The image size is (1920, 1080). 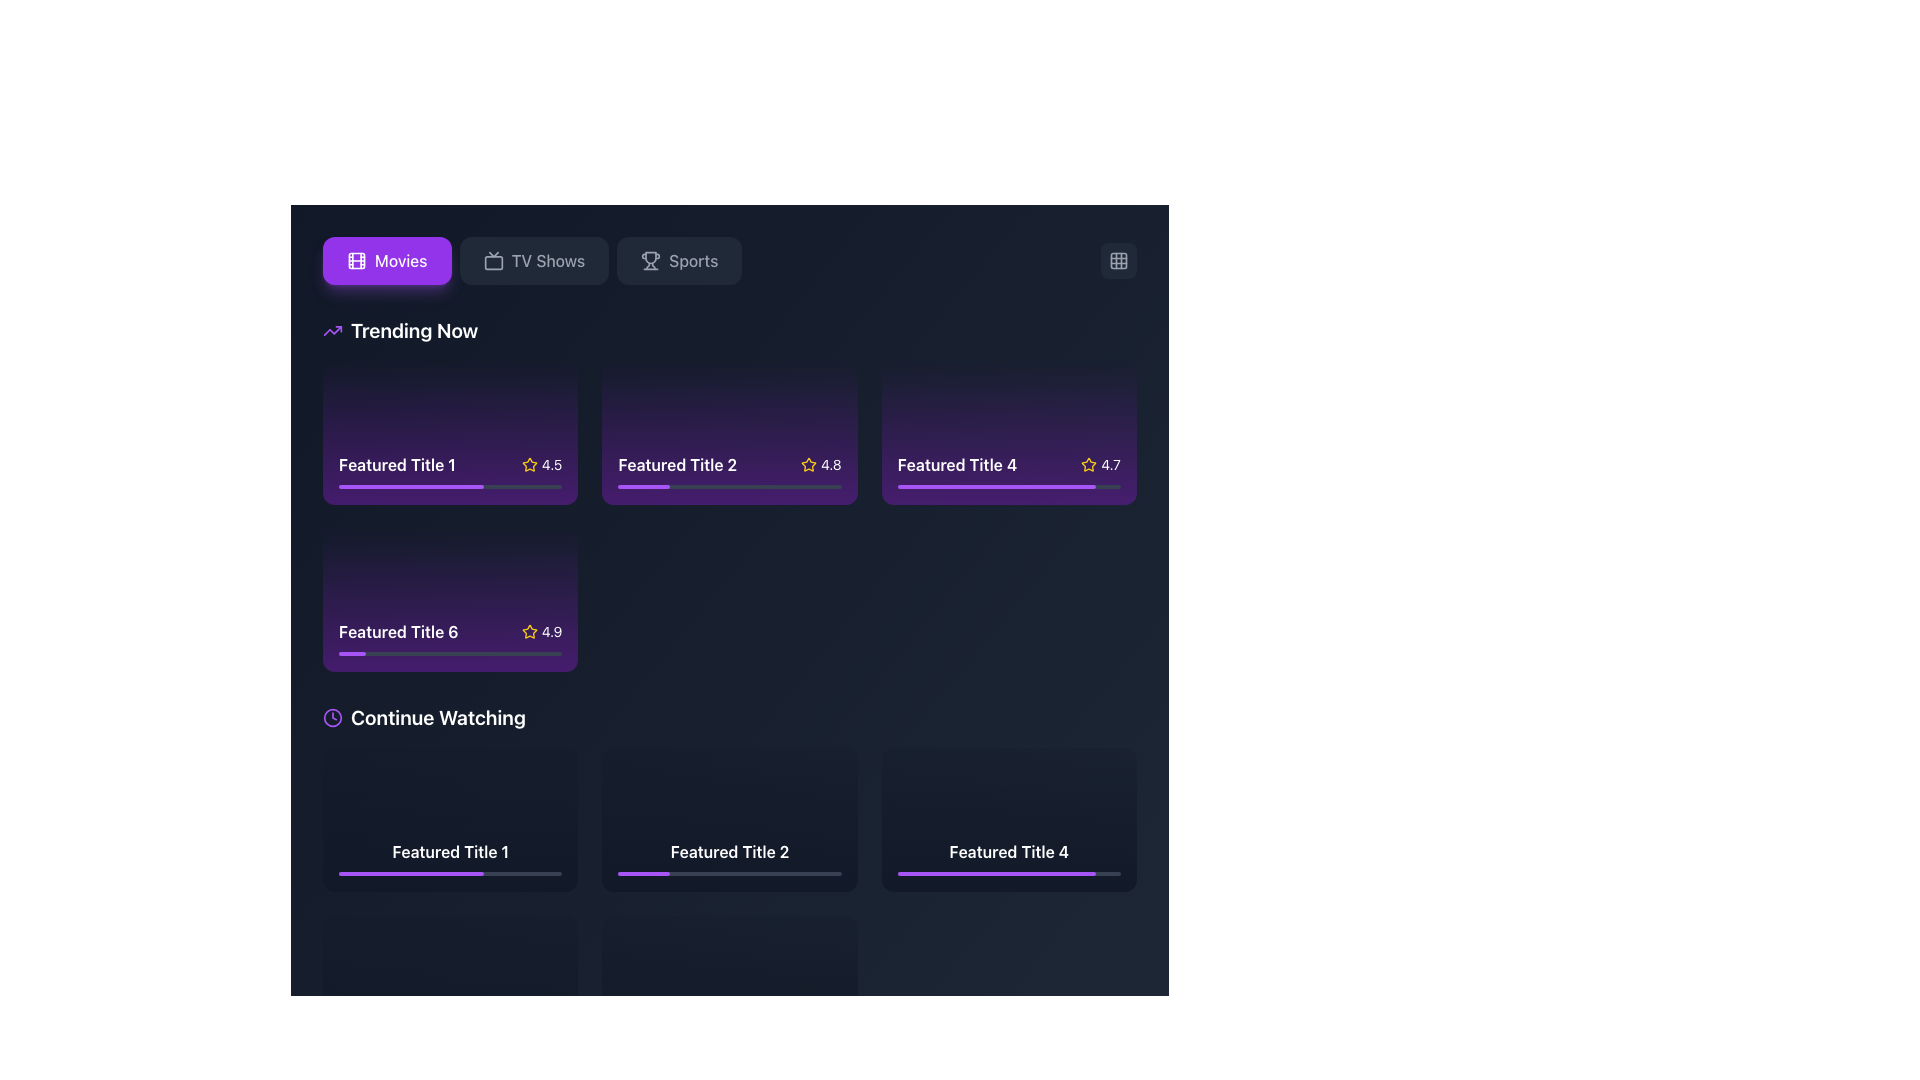 What do you see at coordinates (956, 464) in the screenshot?
I see `the text label that reads 'Featured Title 4', styled with a bold font weight and displayed in white on a purple background, located in the top right section of the 'Trending Now' category card` at bounding box center [956, 464].